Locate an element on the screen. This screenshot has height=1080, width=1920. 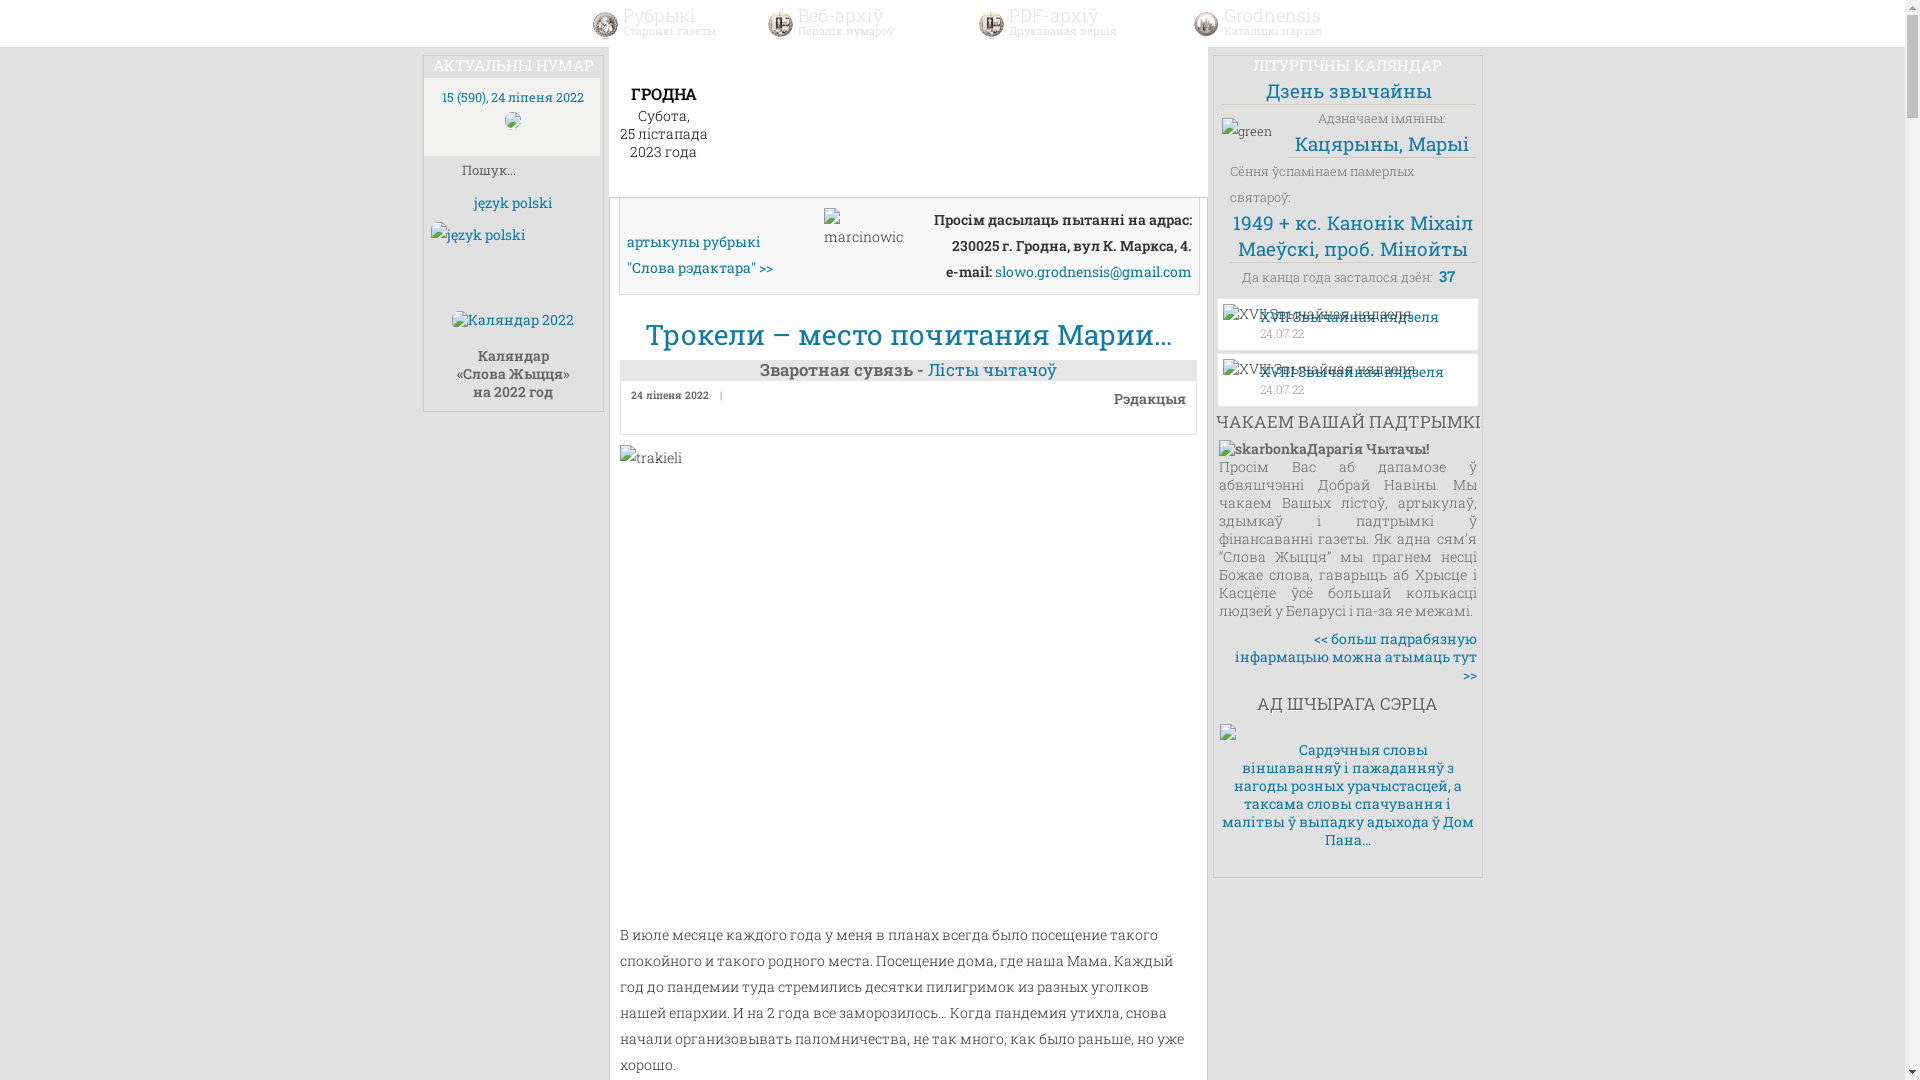
'        ' is located at coordinates (1384, 23).